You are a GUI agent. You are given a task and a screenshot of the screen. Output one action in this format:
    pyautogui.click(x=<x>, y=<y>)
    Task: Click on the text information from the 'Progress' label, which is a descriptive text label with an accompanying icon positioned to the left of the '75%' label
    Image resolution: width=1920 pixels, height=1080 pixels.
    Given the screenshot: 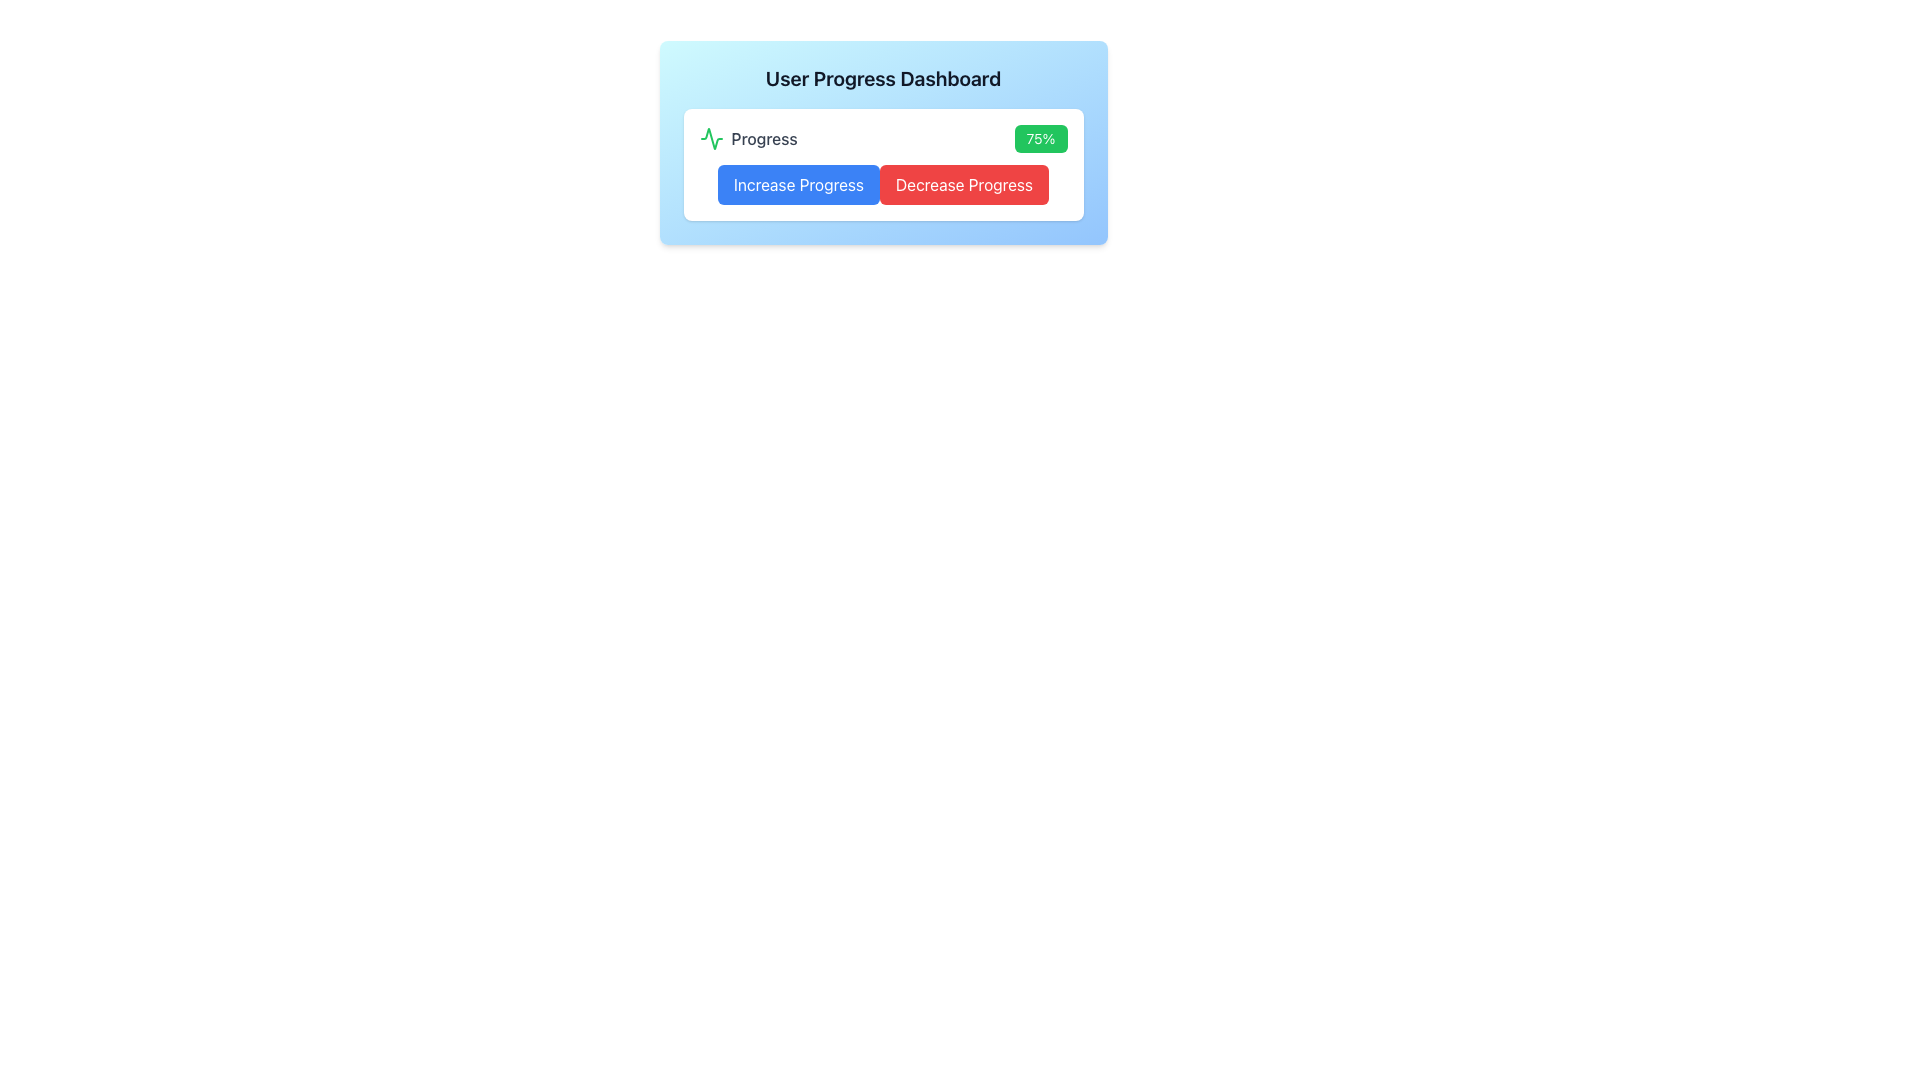 What is the action you would take?
    pyautogui.click(x=747, y=137)
    